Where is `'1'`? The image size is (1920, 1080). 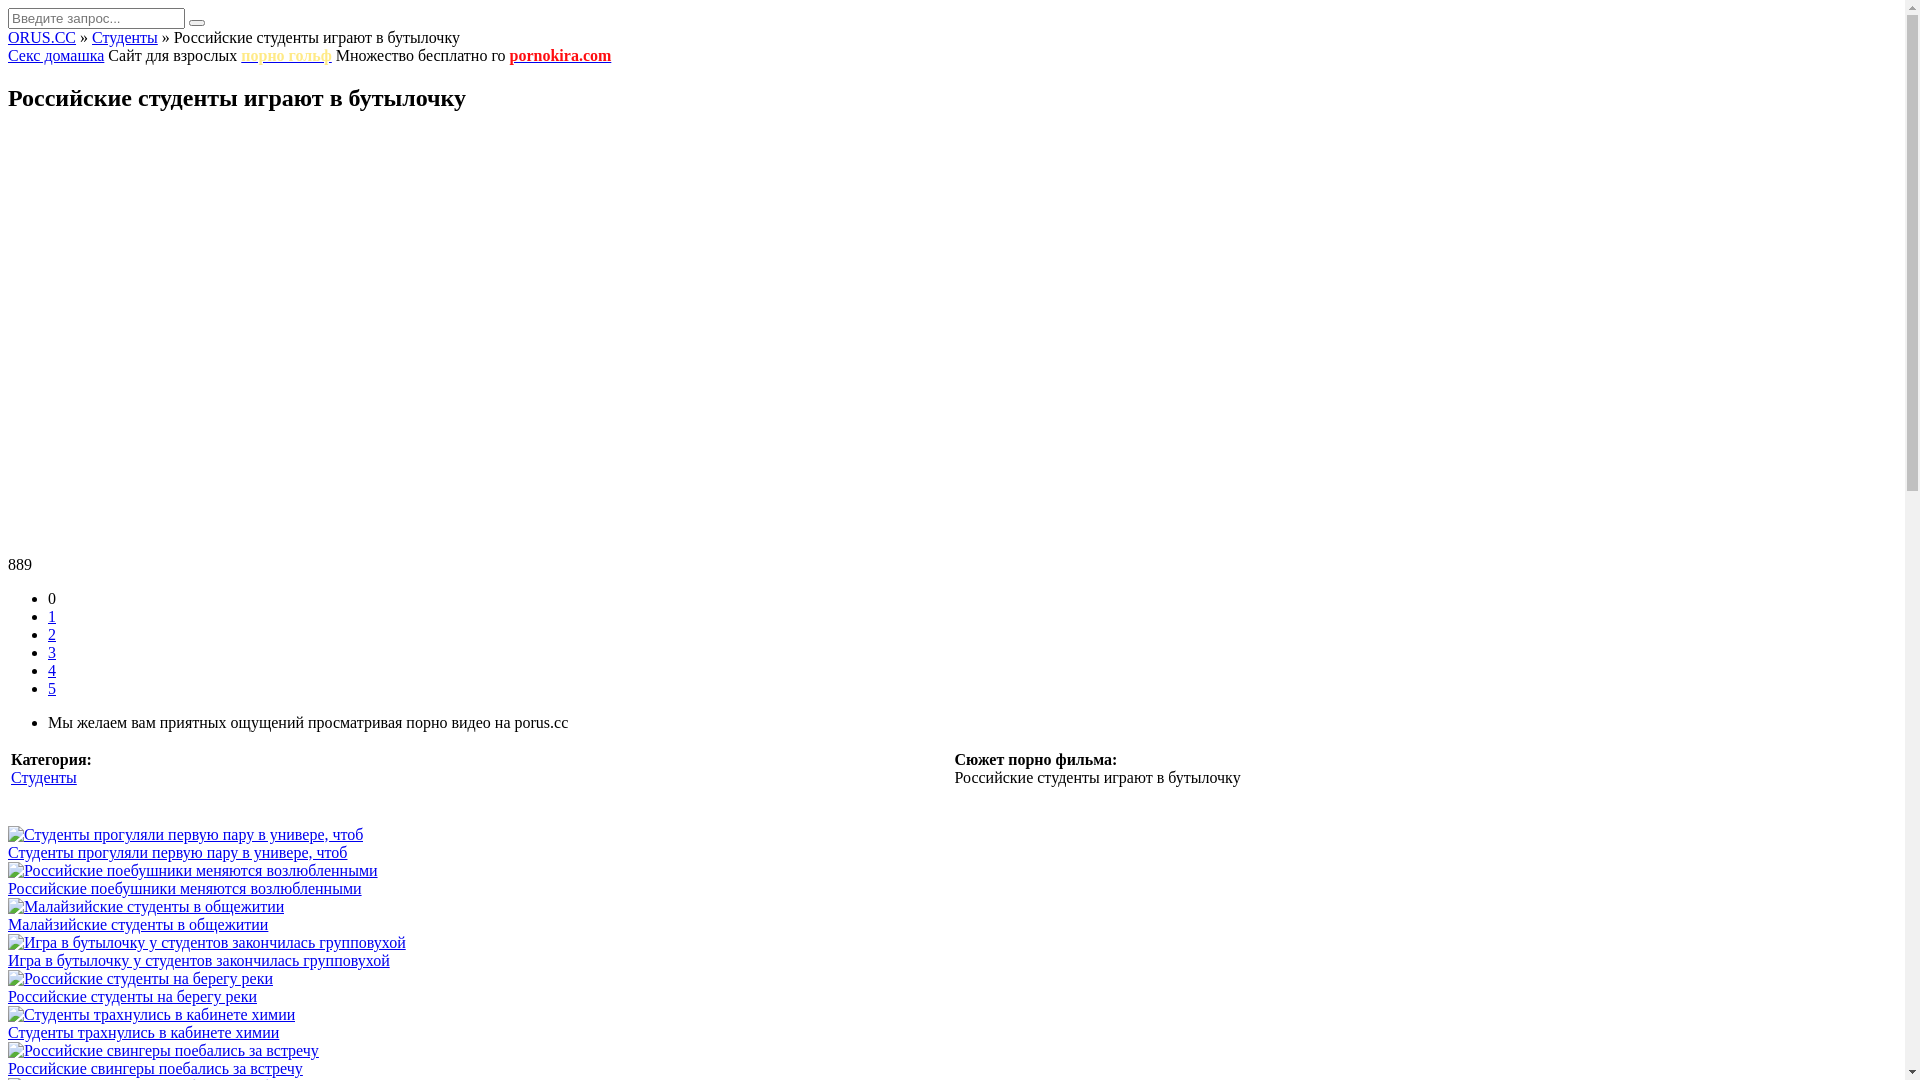
'1' is located at coordinates (52, 615).